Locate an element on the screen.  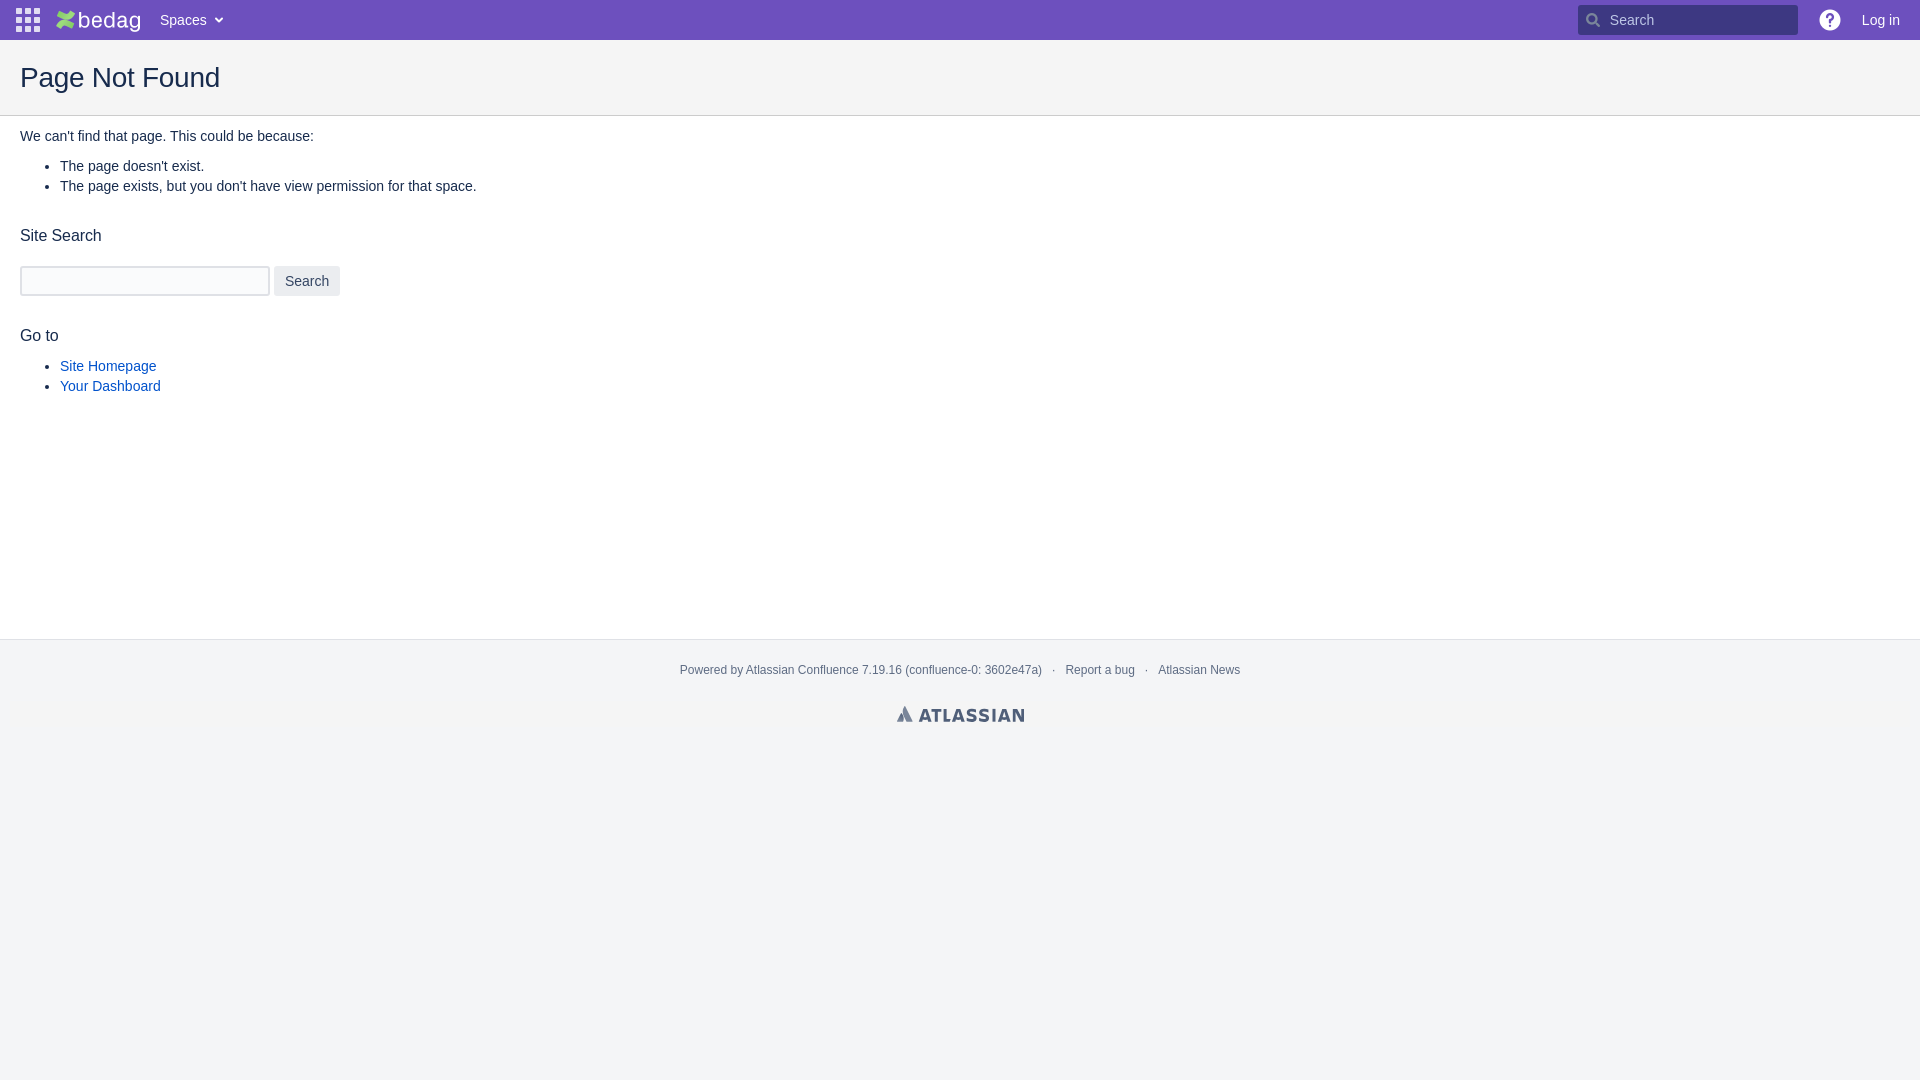
' (Type 'g' then 'g'OR '/')' is located at coordinates (1687, 19).